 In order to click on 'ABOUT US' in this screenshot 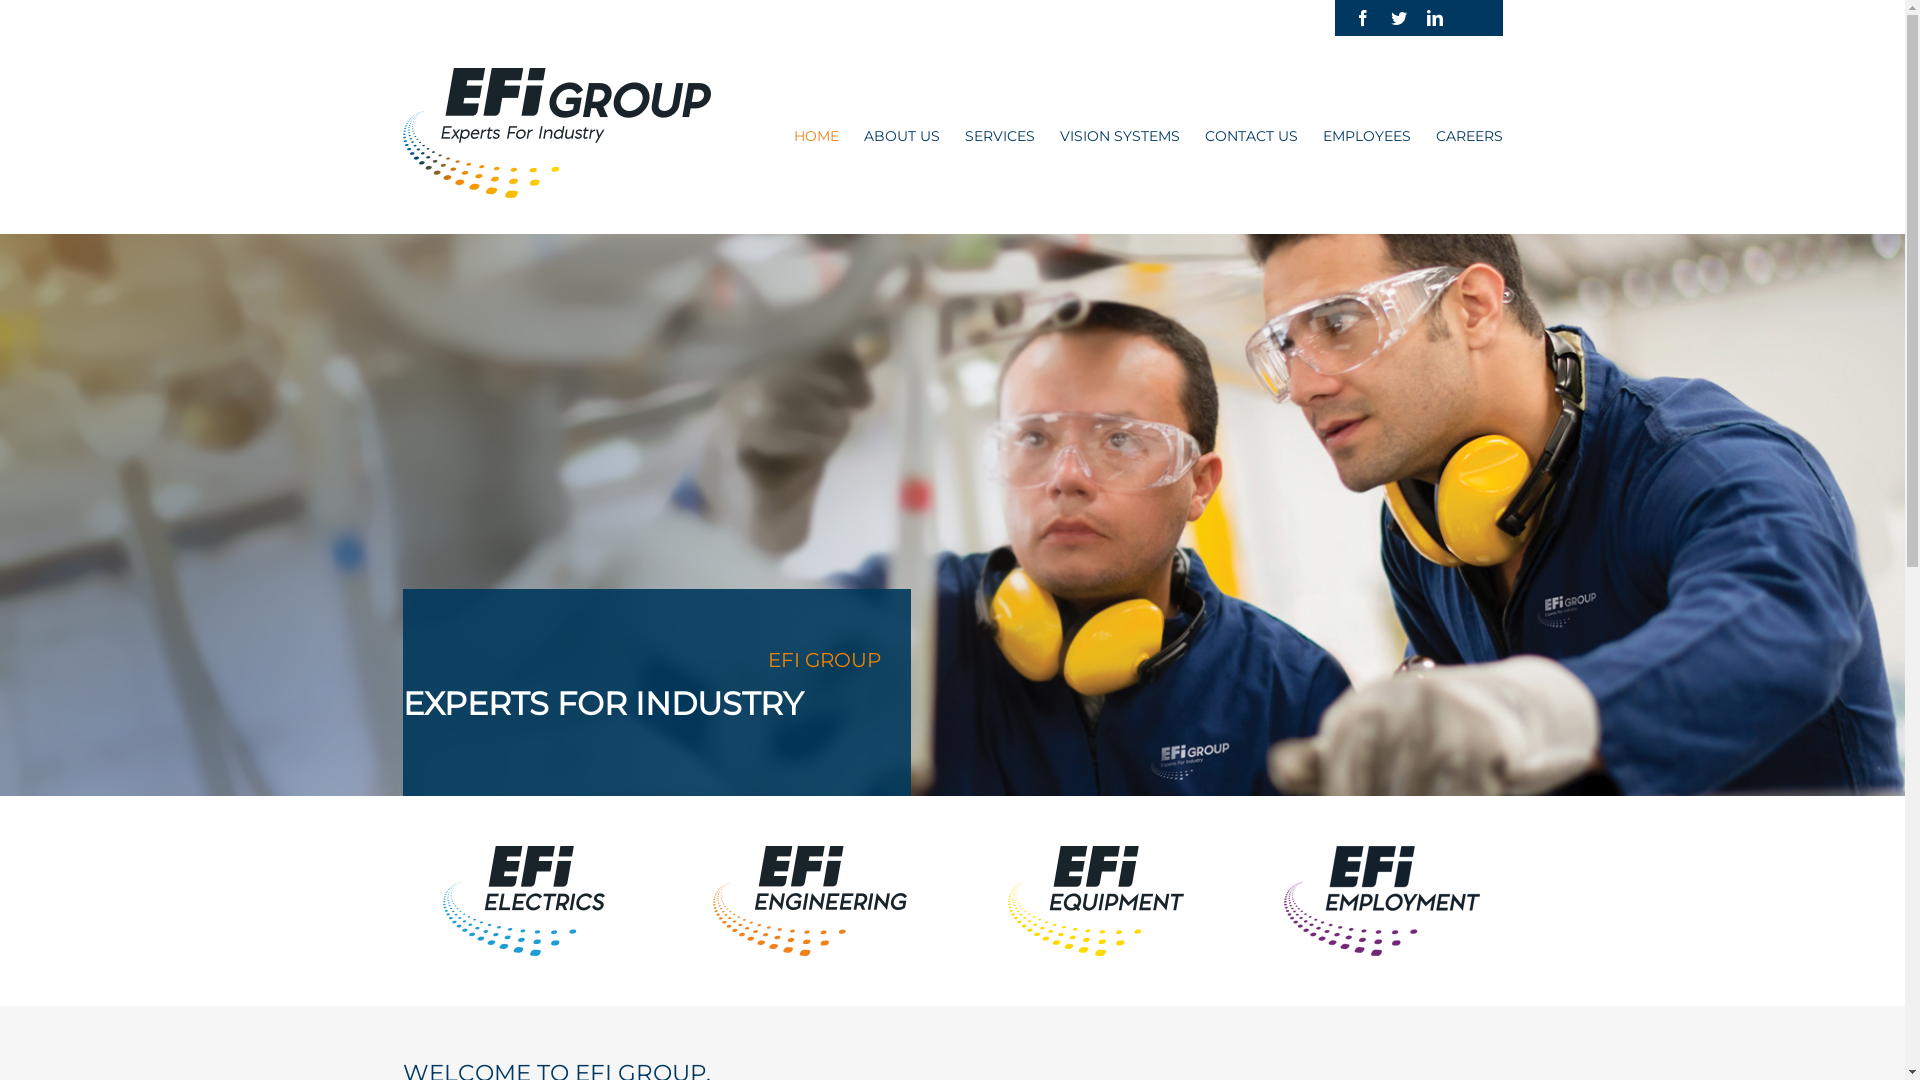, I will do `click(901, 135)`.